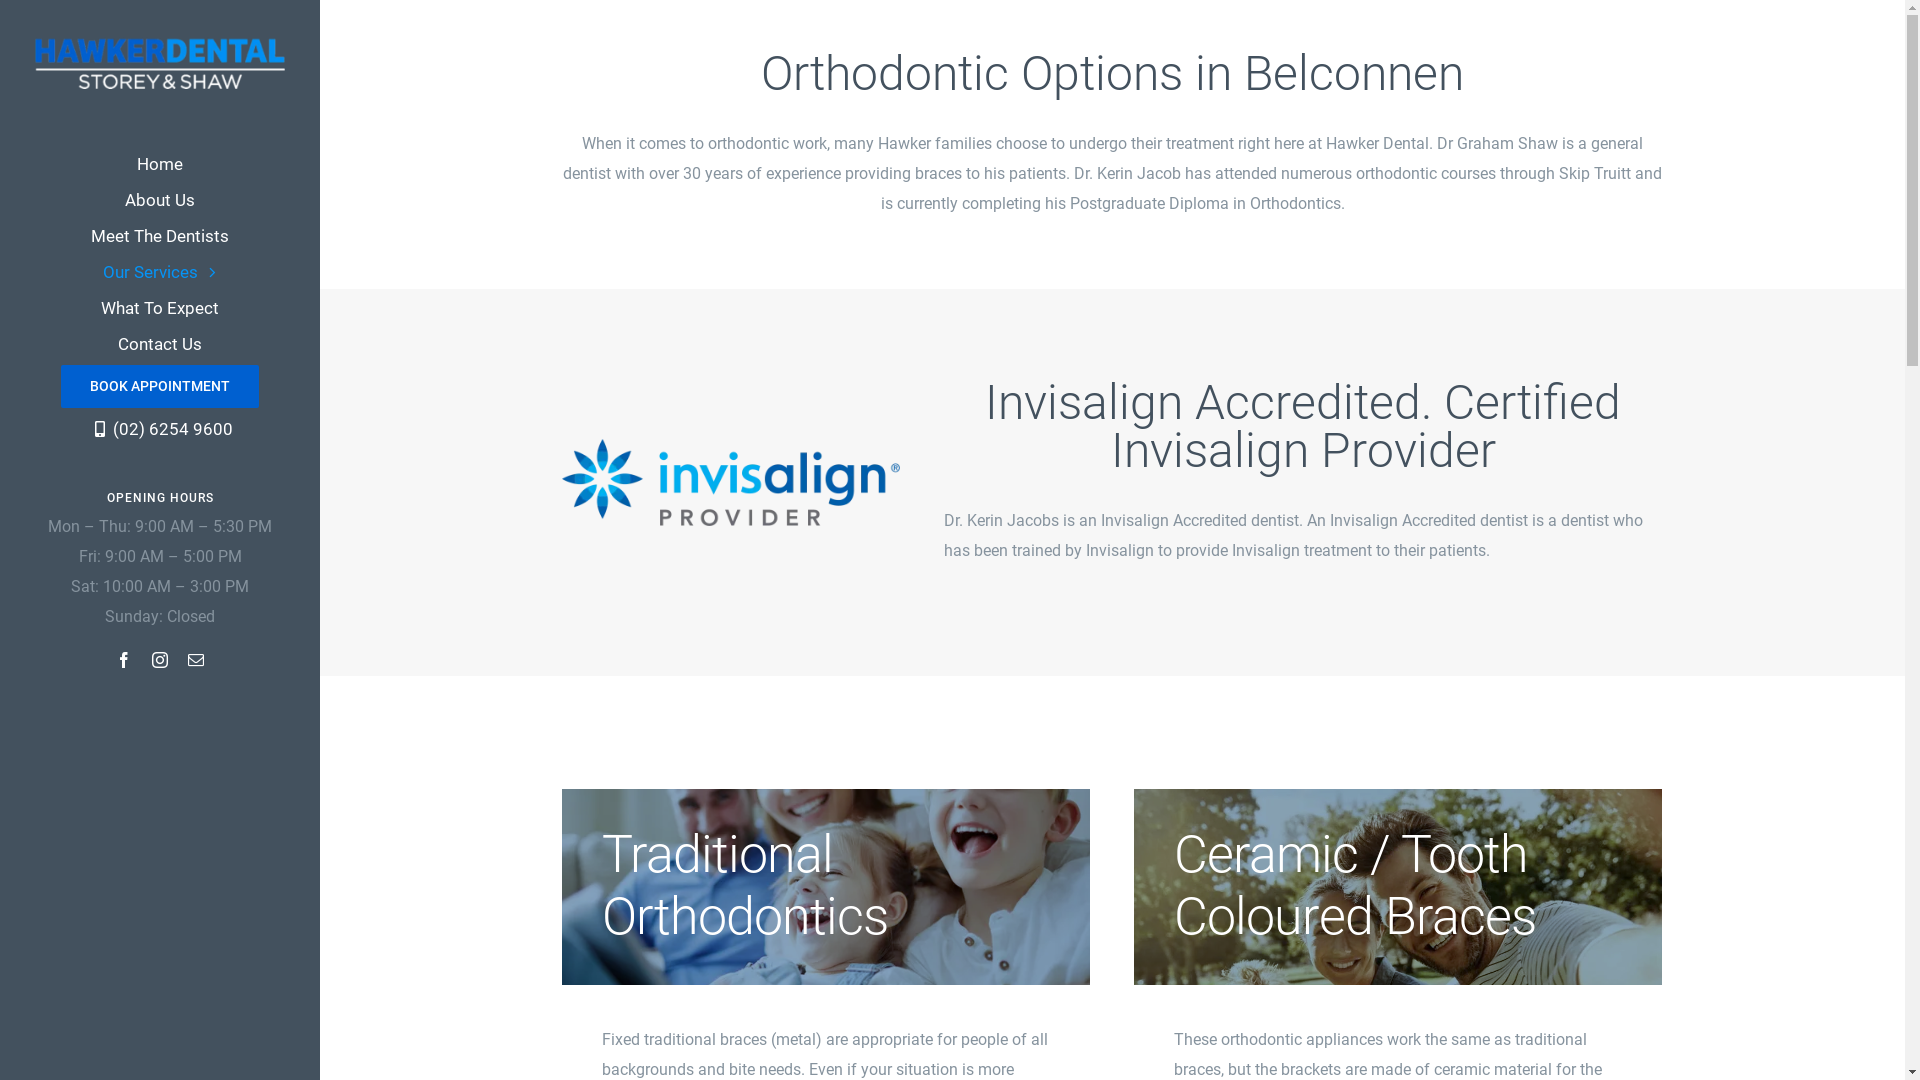  What do you see at coordinates (158, 342) in the screenshot?
I see `'Contact Us'` at bounding box center [158, 342].